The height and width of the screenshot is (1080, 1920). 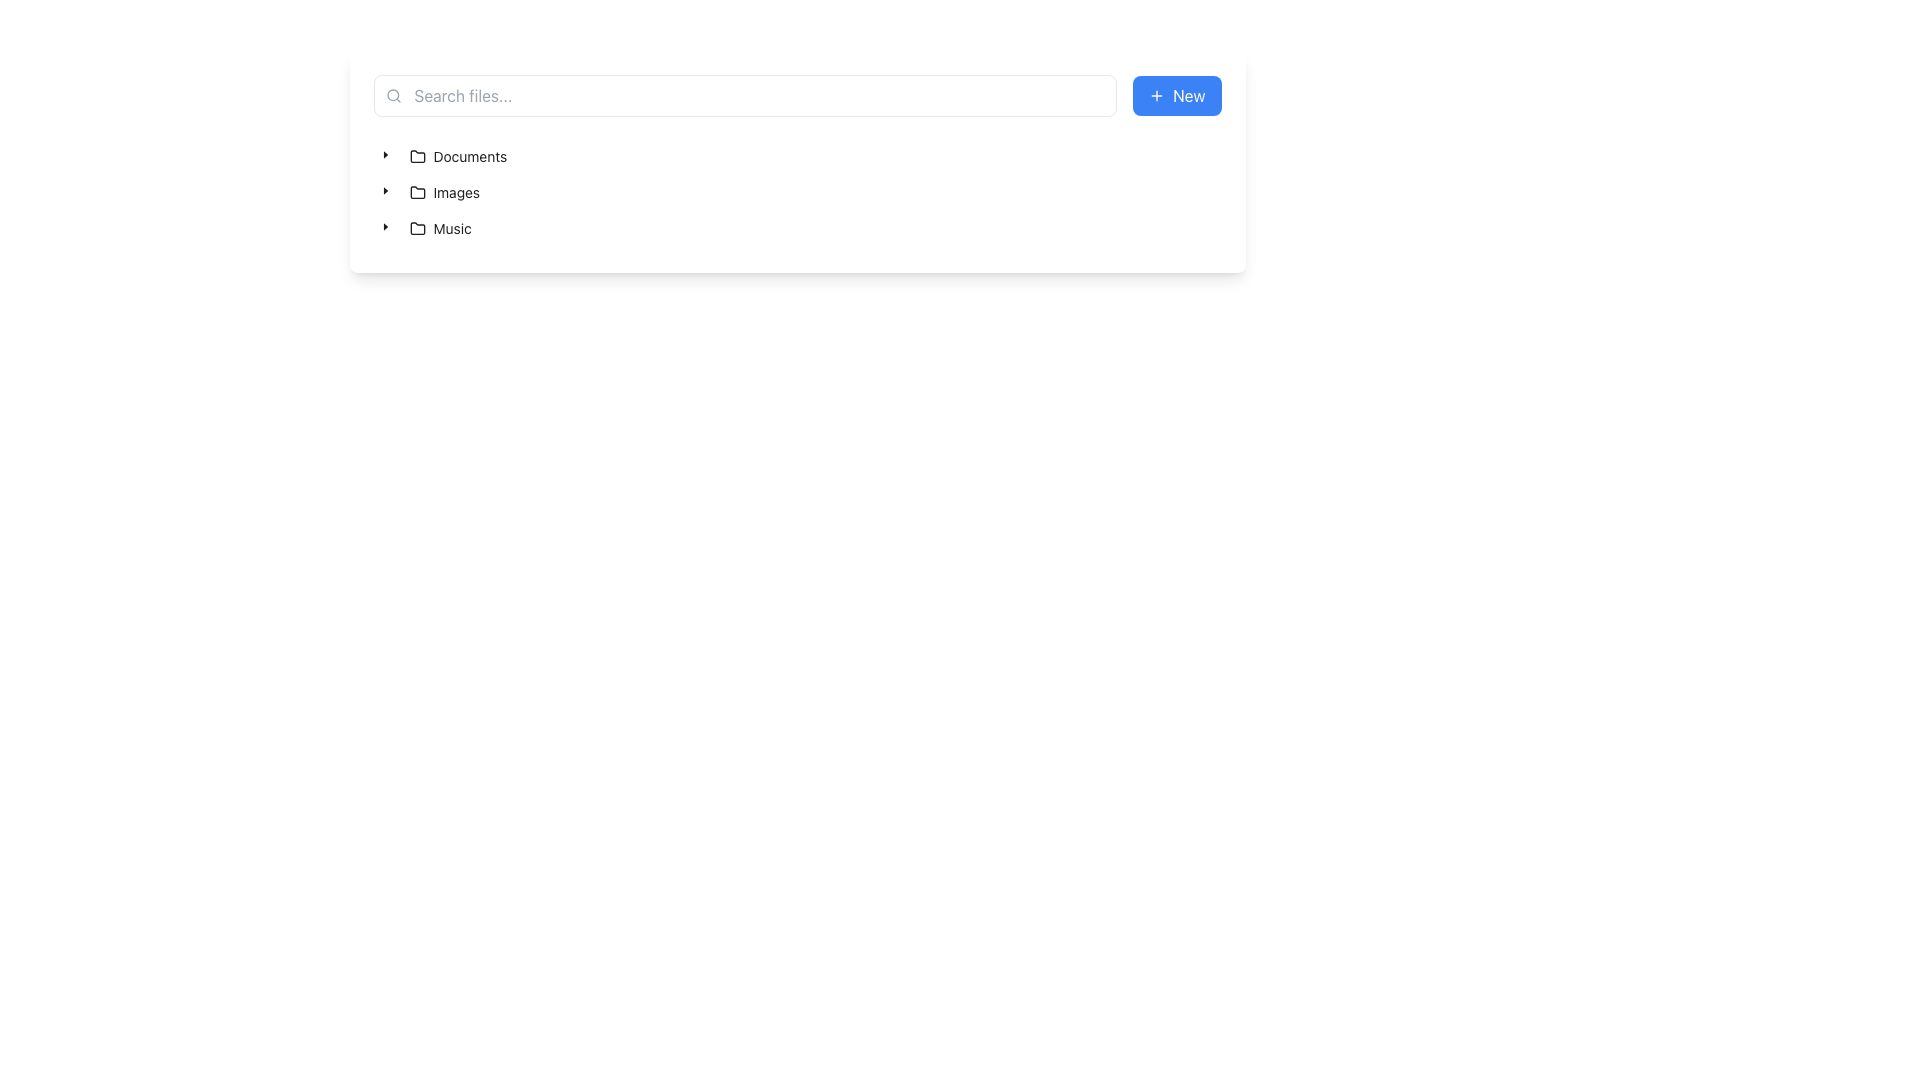 I want to click on the text label displaying 'Images', which is located between 'Documents' and 'Music' in the list of folder names, so click(x=455, y=192).